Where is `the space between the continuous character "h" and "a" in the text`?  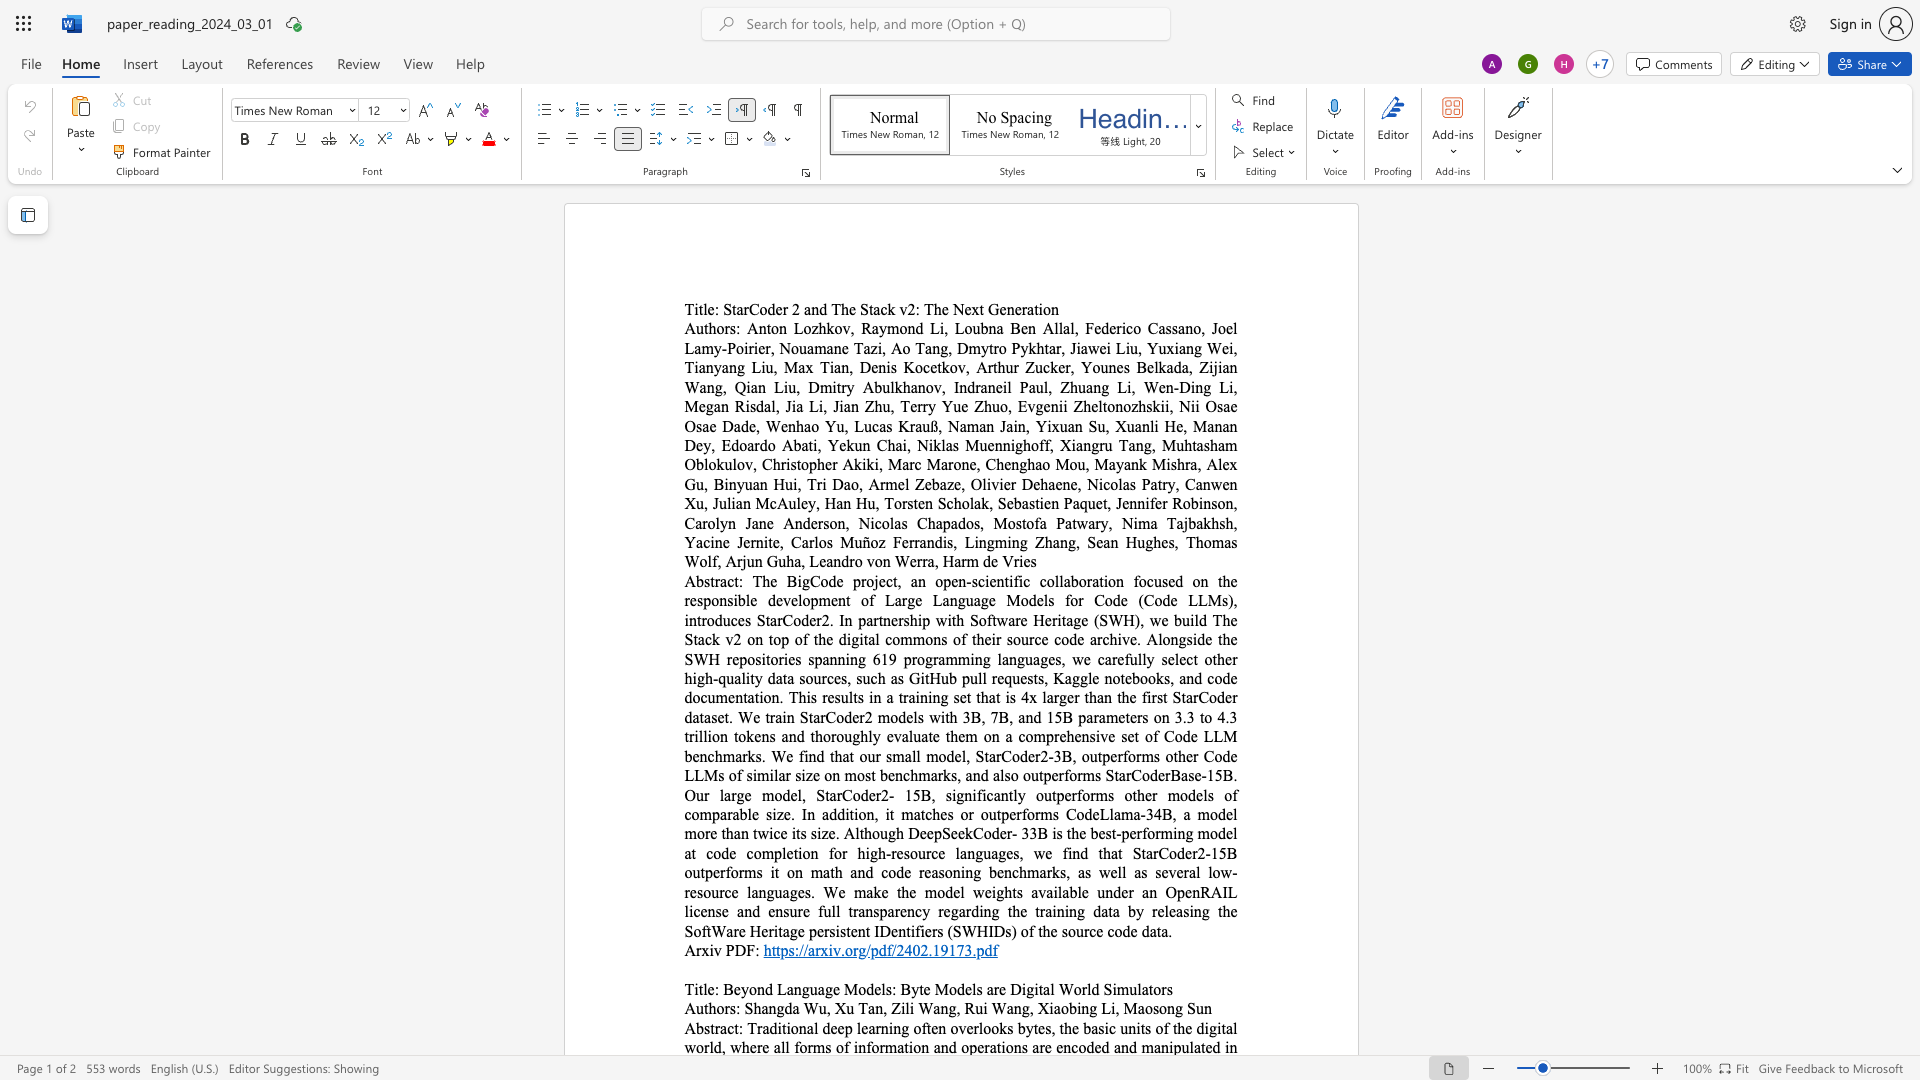
the space between the continuous character "h" and "a" in the text is located at coordinates (760, 1008).